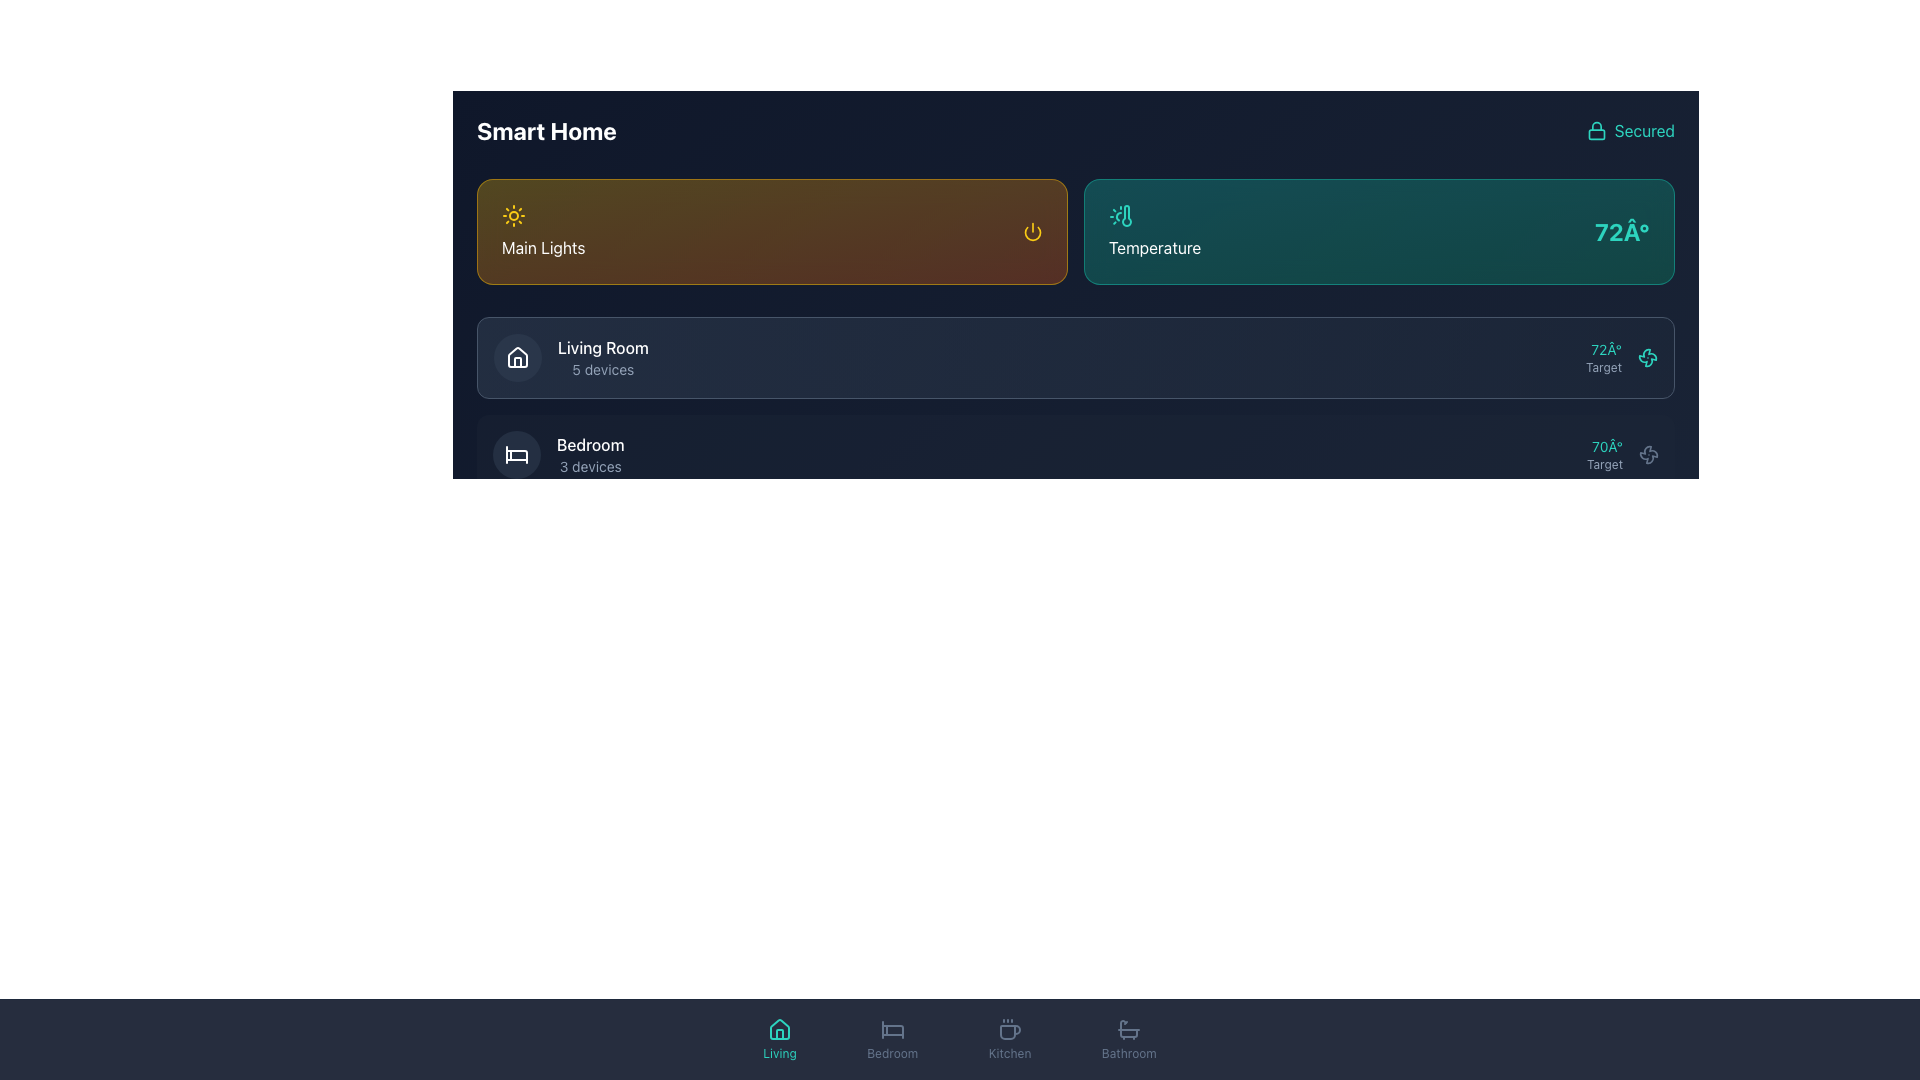  I want to click on text content displaying information about the 'Living Room' which indicates it has 5 devices associated with it, positioned below 'Main Lights' and above 'Bedroom', so click(602, 357).